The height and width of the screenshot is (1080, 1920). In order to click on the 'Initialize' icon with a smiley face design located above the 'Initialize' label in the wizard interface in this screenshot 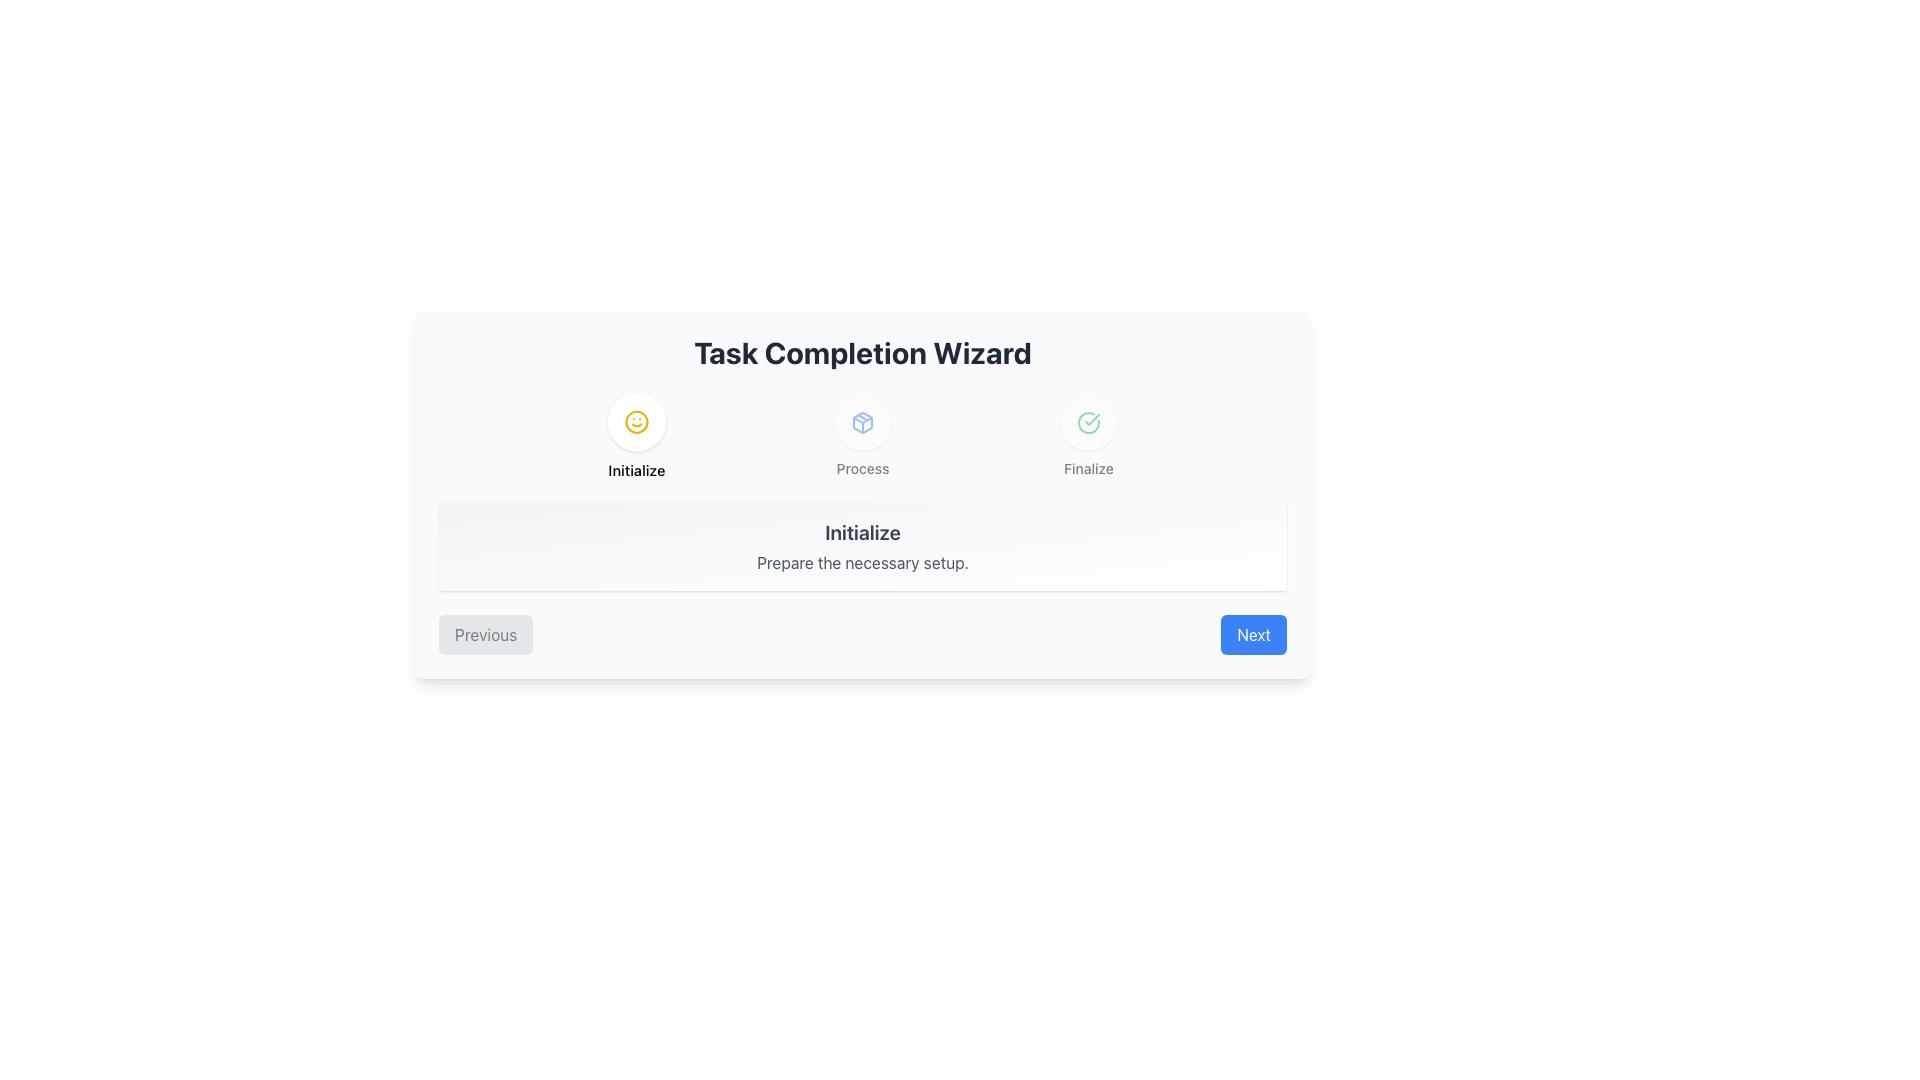, I will do `click(636, 420)`.